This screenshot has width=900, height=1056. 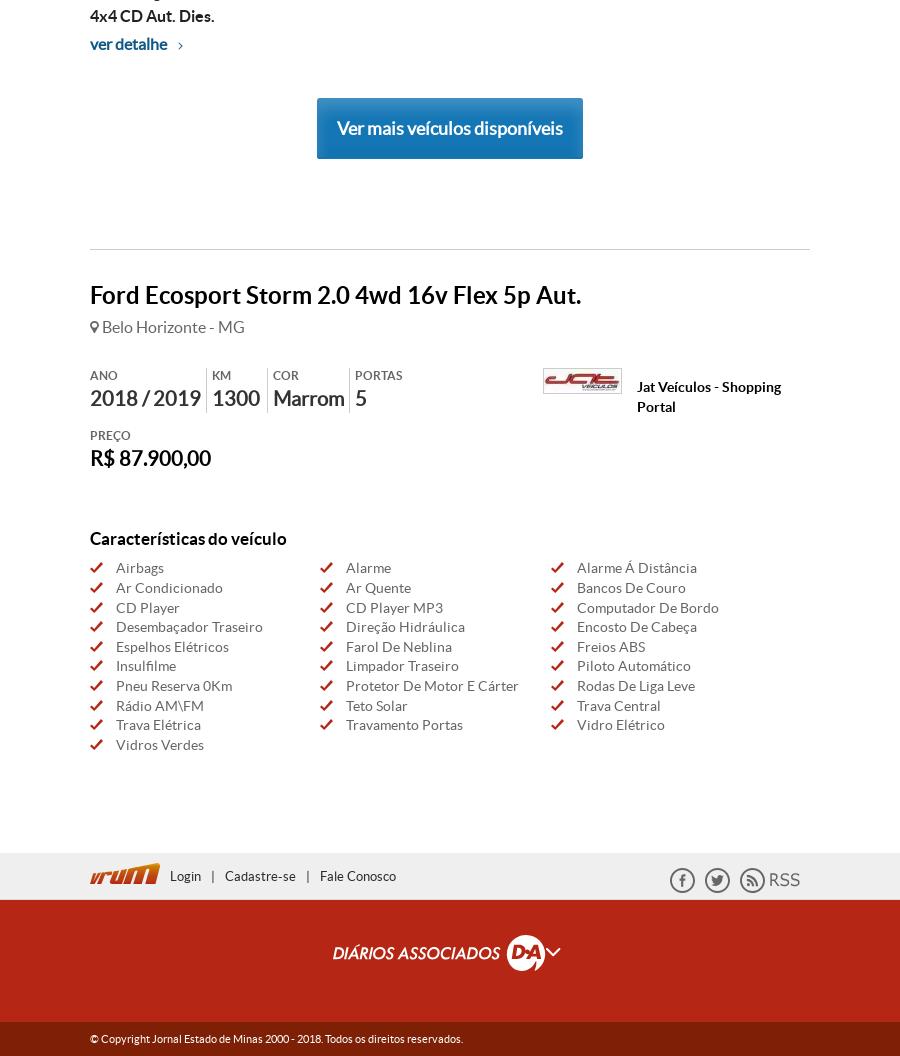 I want to click on 'Preço', so click(x=109, y=434).